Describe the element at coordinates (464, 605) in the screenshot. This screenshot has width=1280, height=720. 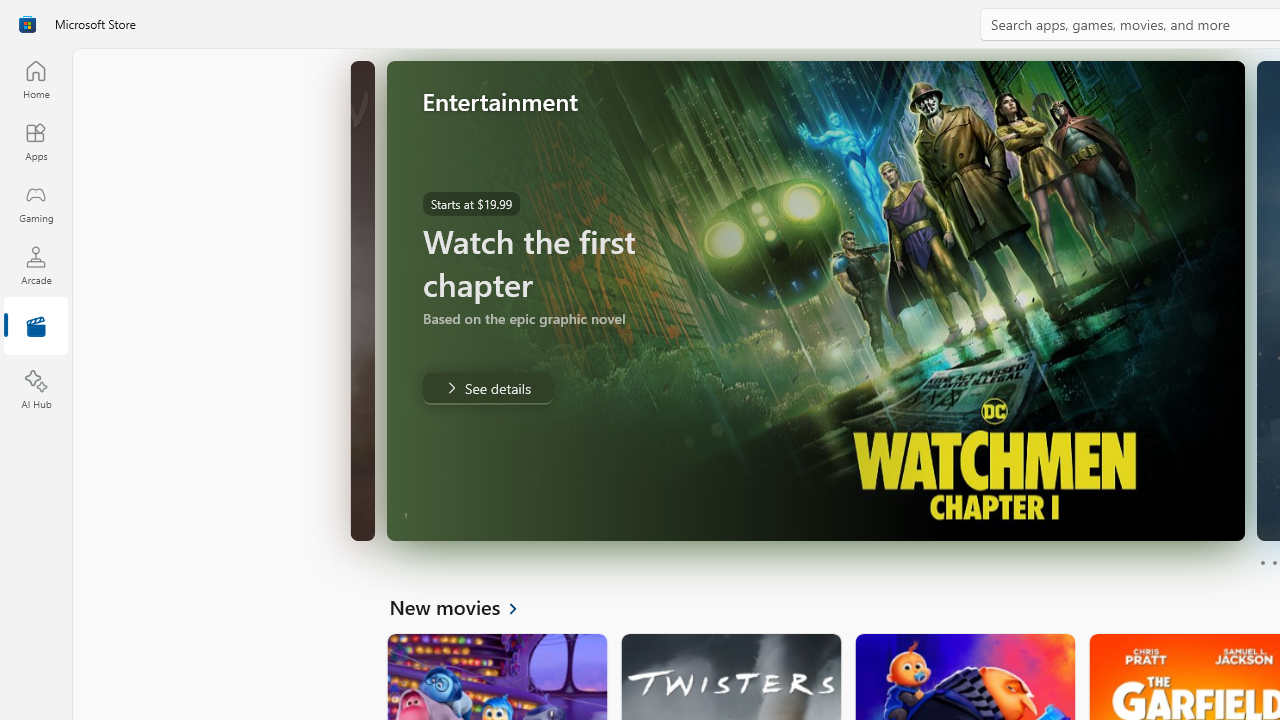
I see `'See all  New movies'` at that location.